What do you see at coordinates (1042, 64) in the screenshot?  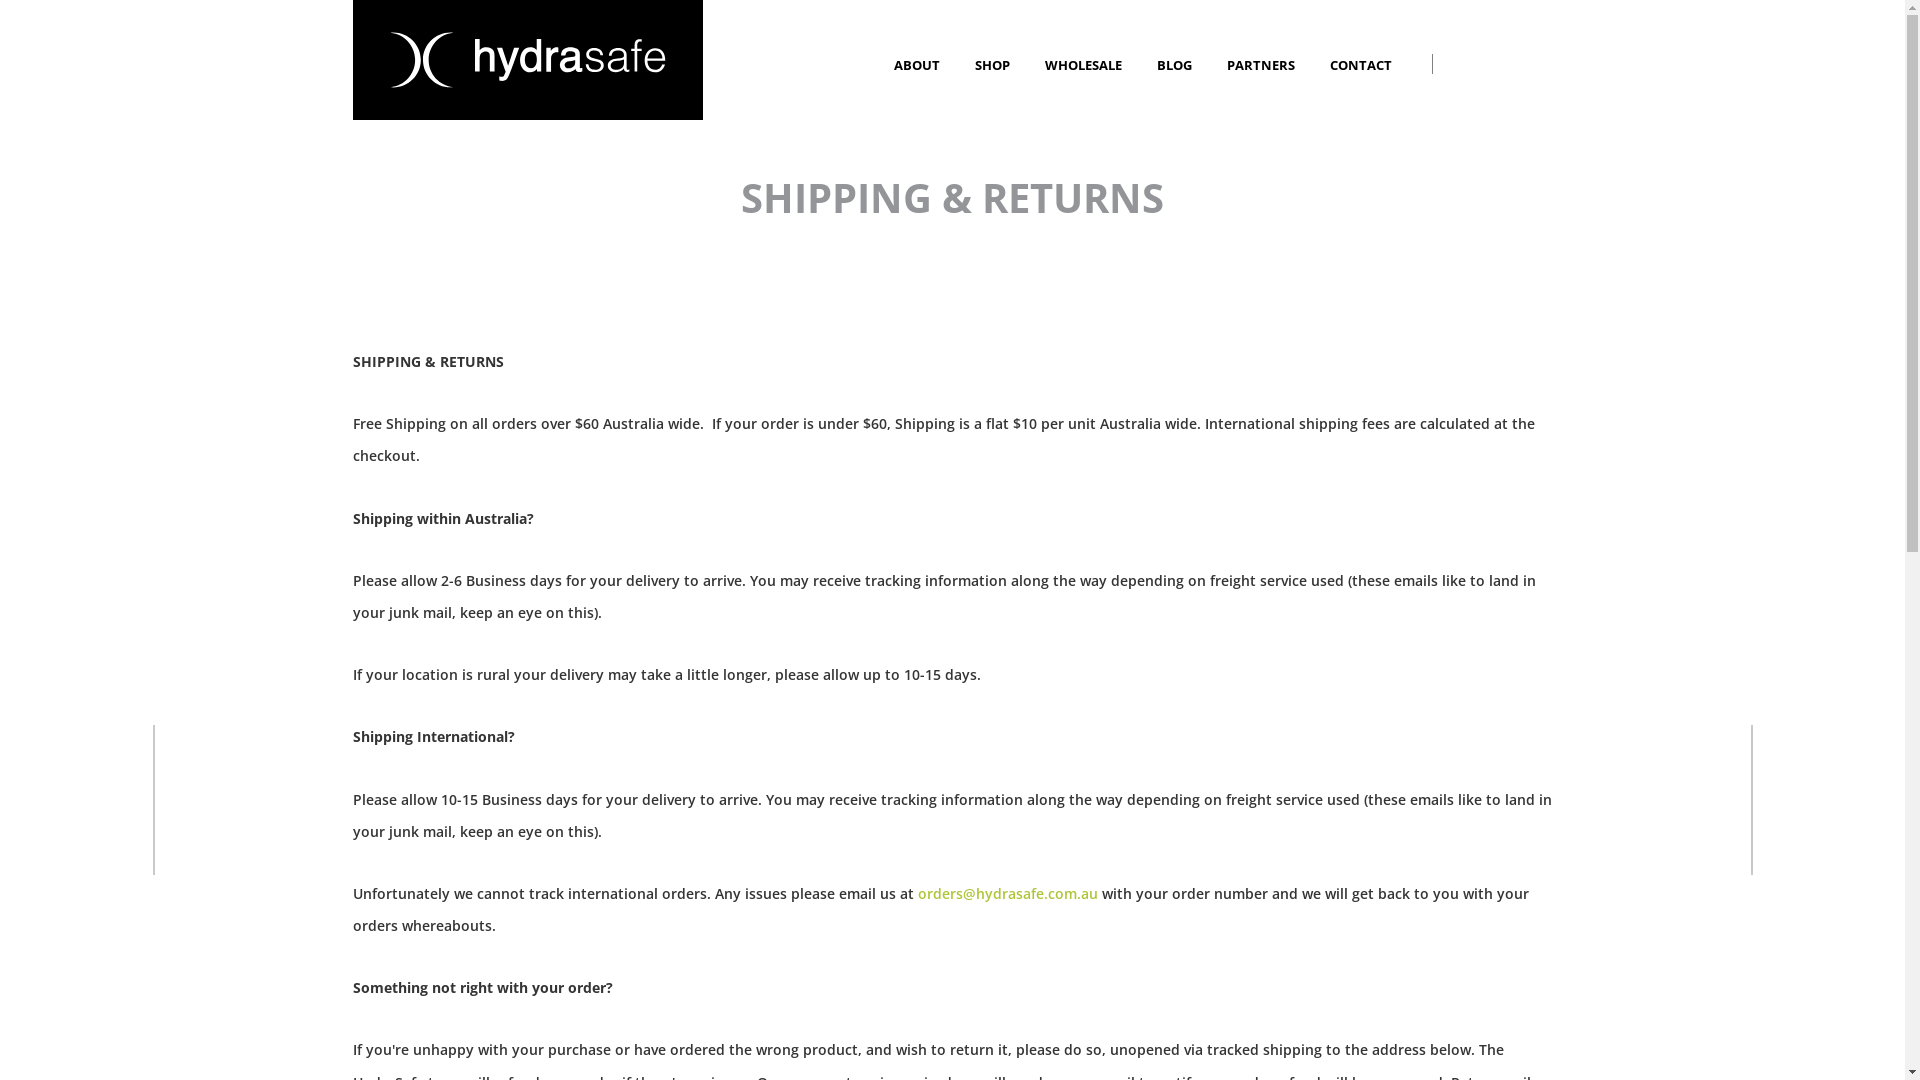 I see `'WHOLESALE'` at bounding box center [1042, 64].